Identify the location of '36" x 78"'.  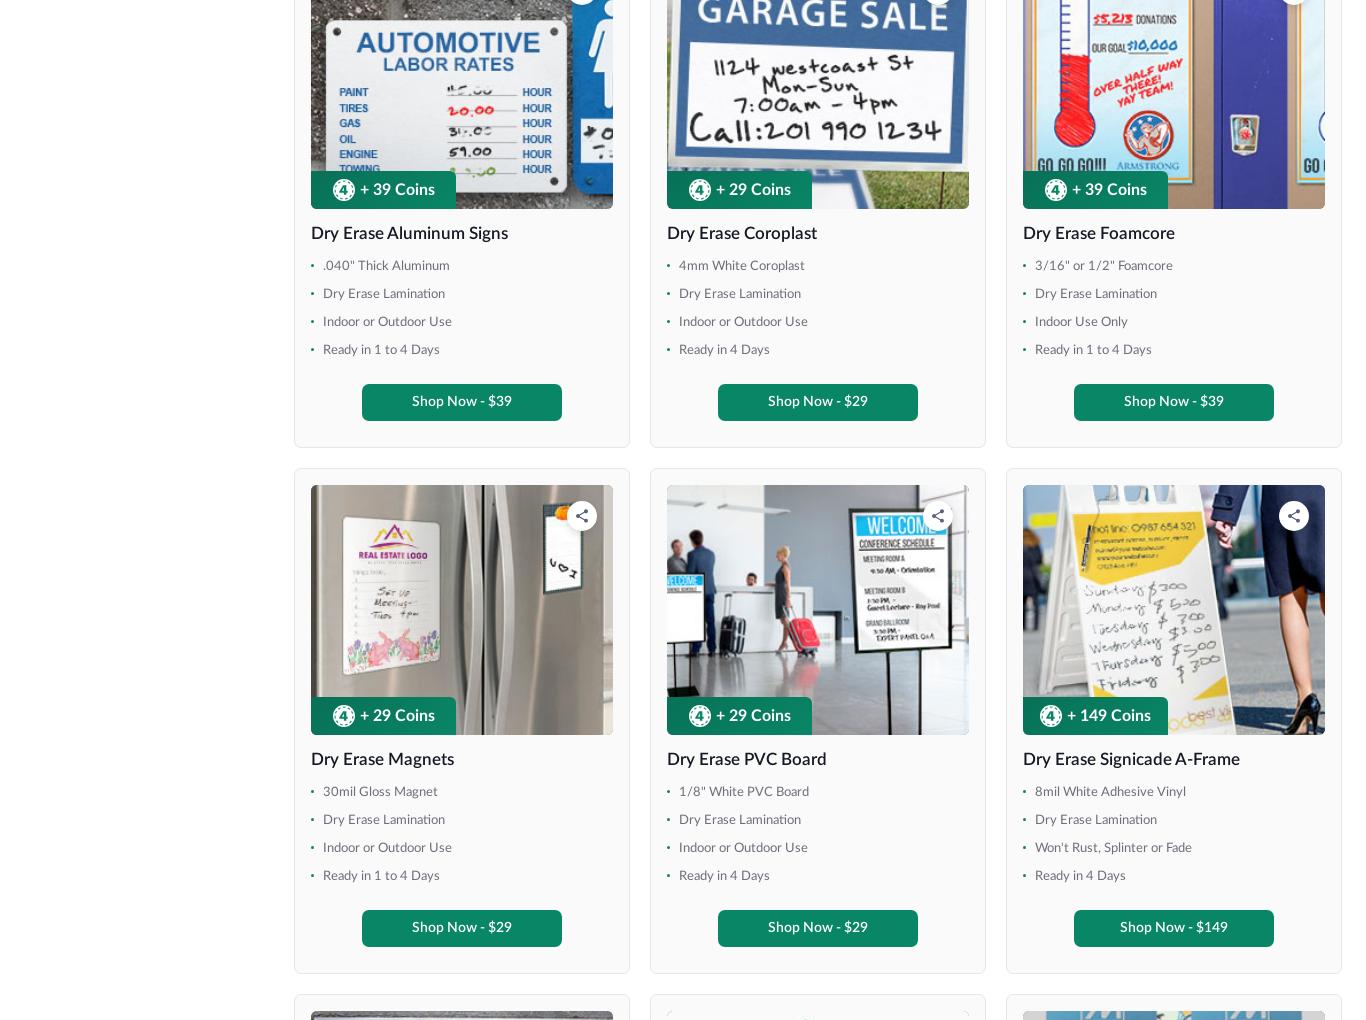
(53, 282).